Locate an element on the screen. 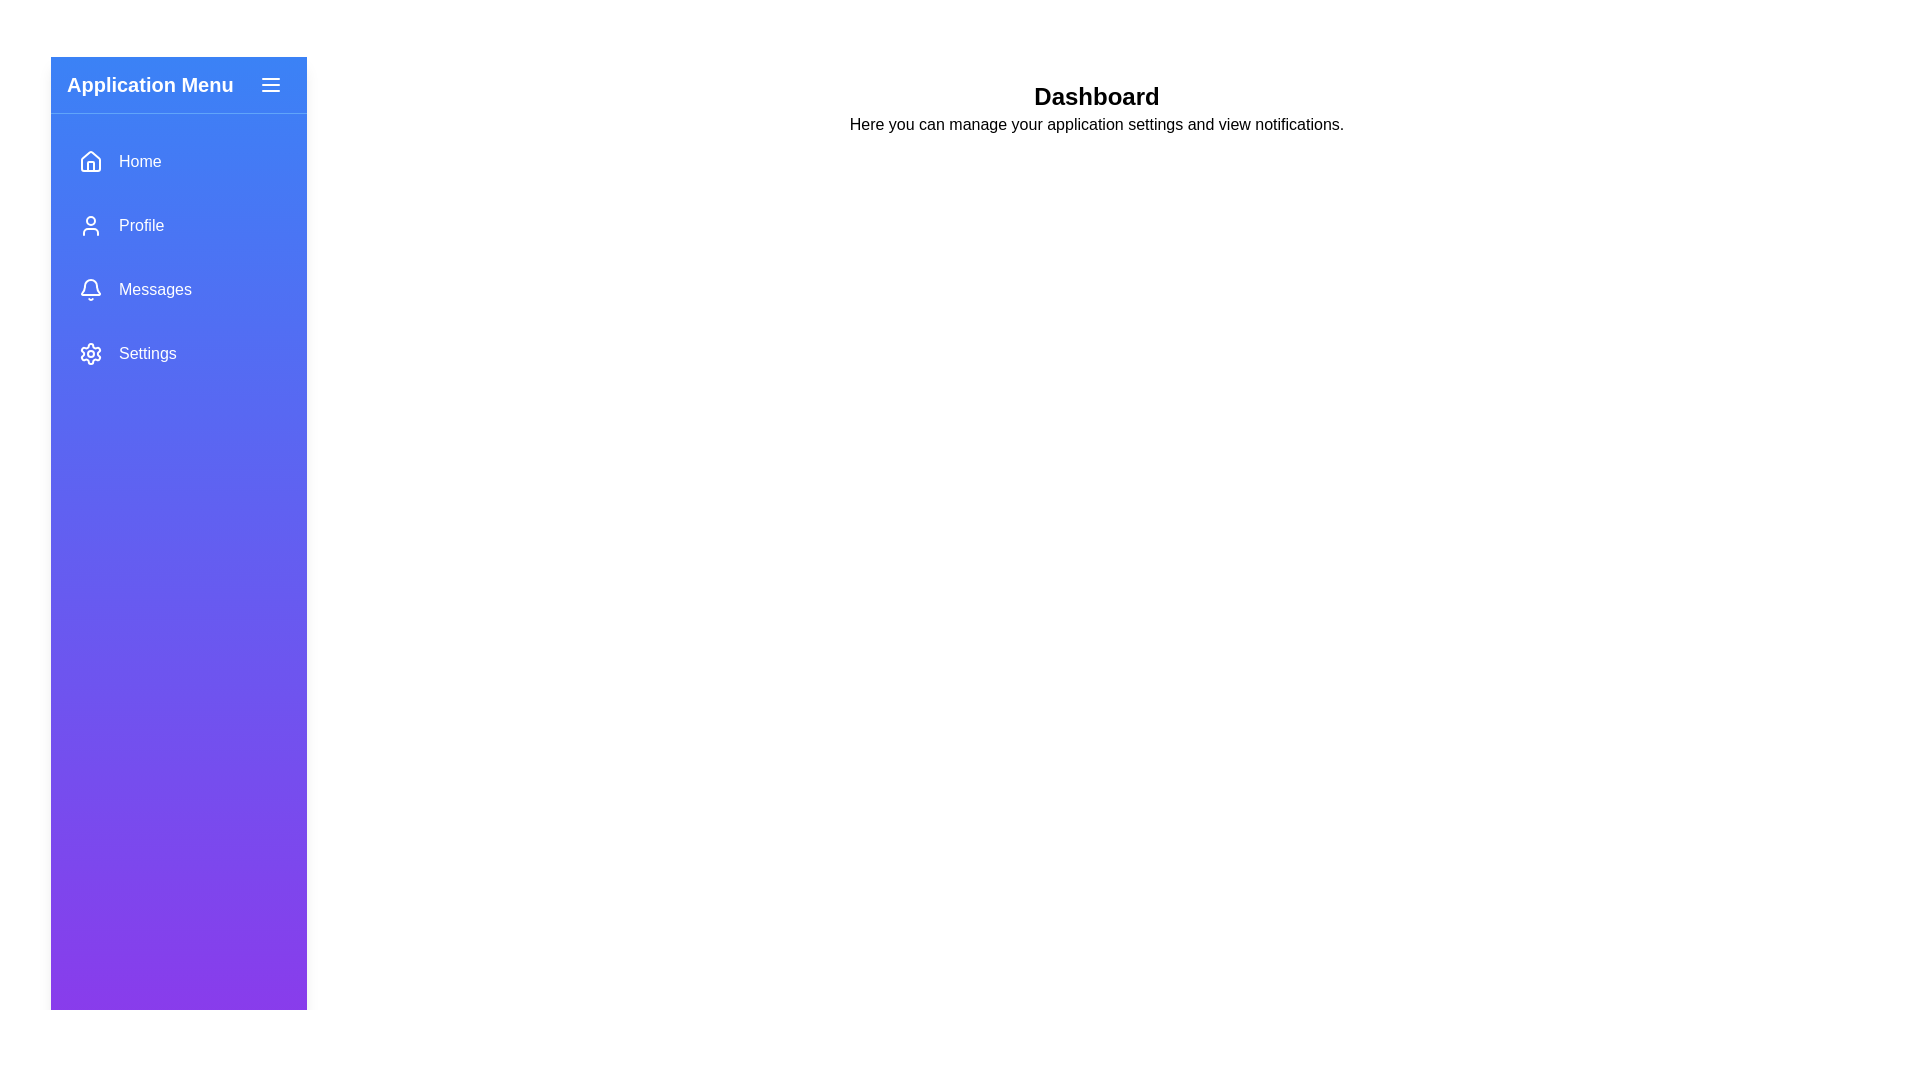 The height and width of the screenshot is (1080, 1920). the 'Messages' menu item, which is the third option in the vertical navigation bar, to trigger a hover effect is located at coordinates (178, 289).